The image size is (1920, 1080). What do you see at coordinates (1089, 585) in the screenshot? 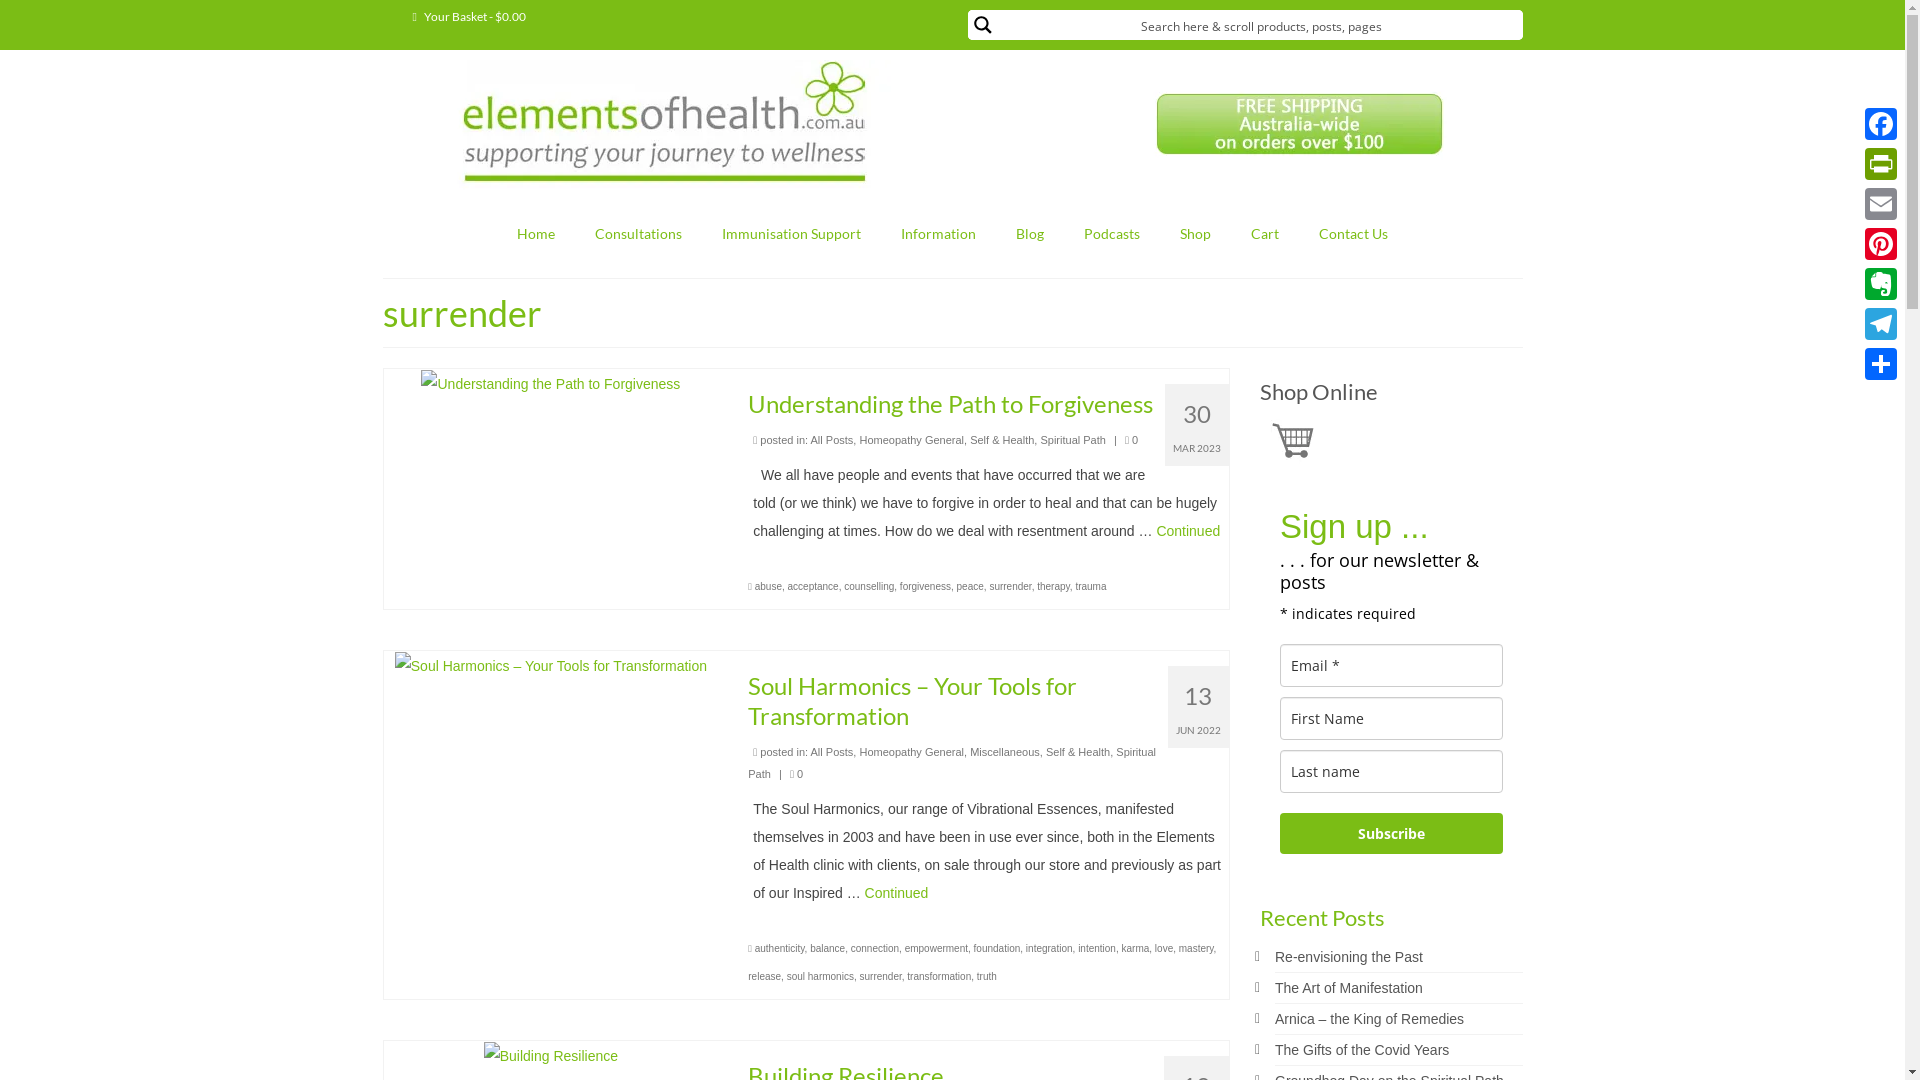
I see `'trauma'` at bounding box center [1089, 585].